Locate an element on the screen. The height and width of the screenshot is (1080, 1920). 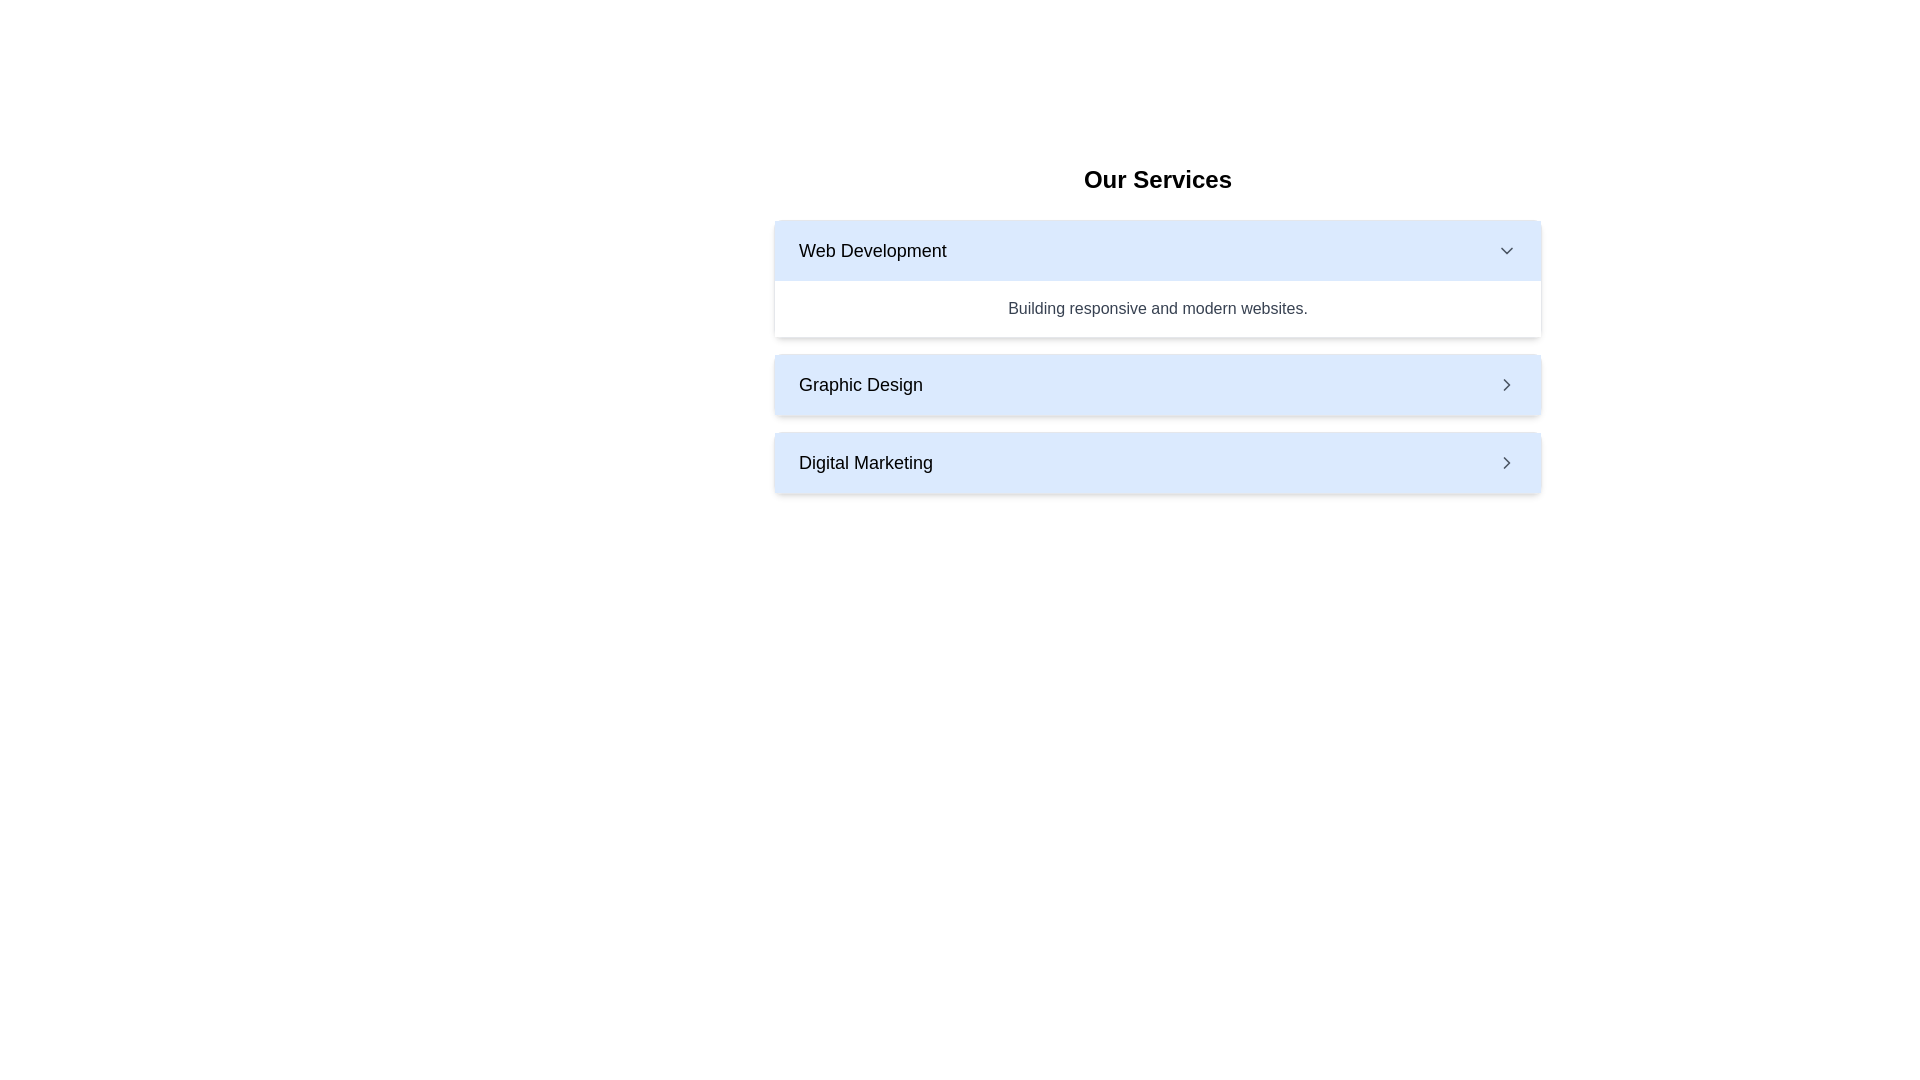
the 'Digital Marketing' button in the navigation list is located at coordinates (1157, 462).